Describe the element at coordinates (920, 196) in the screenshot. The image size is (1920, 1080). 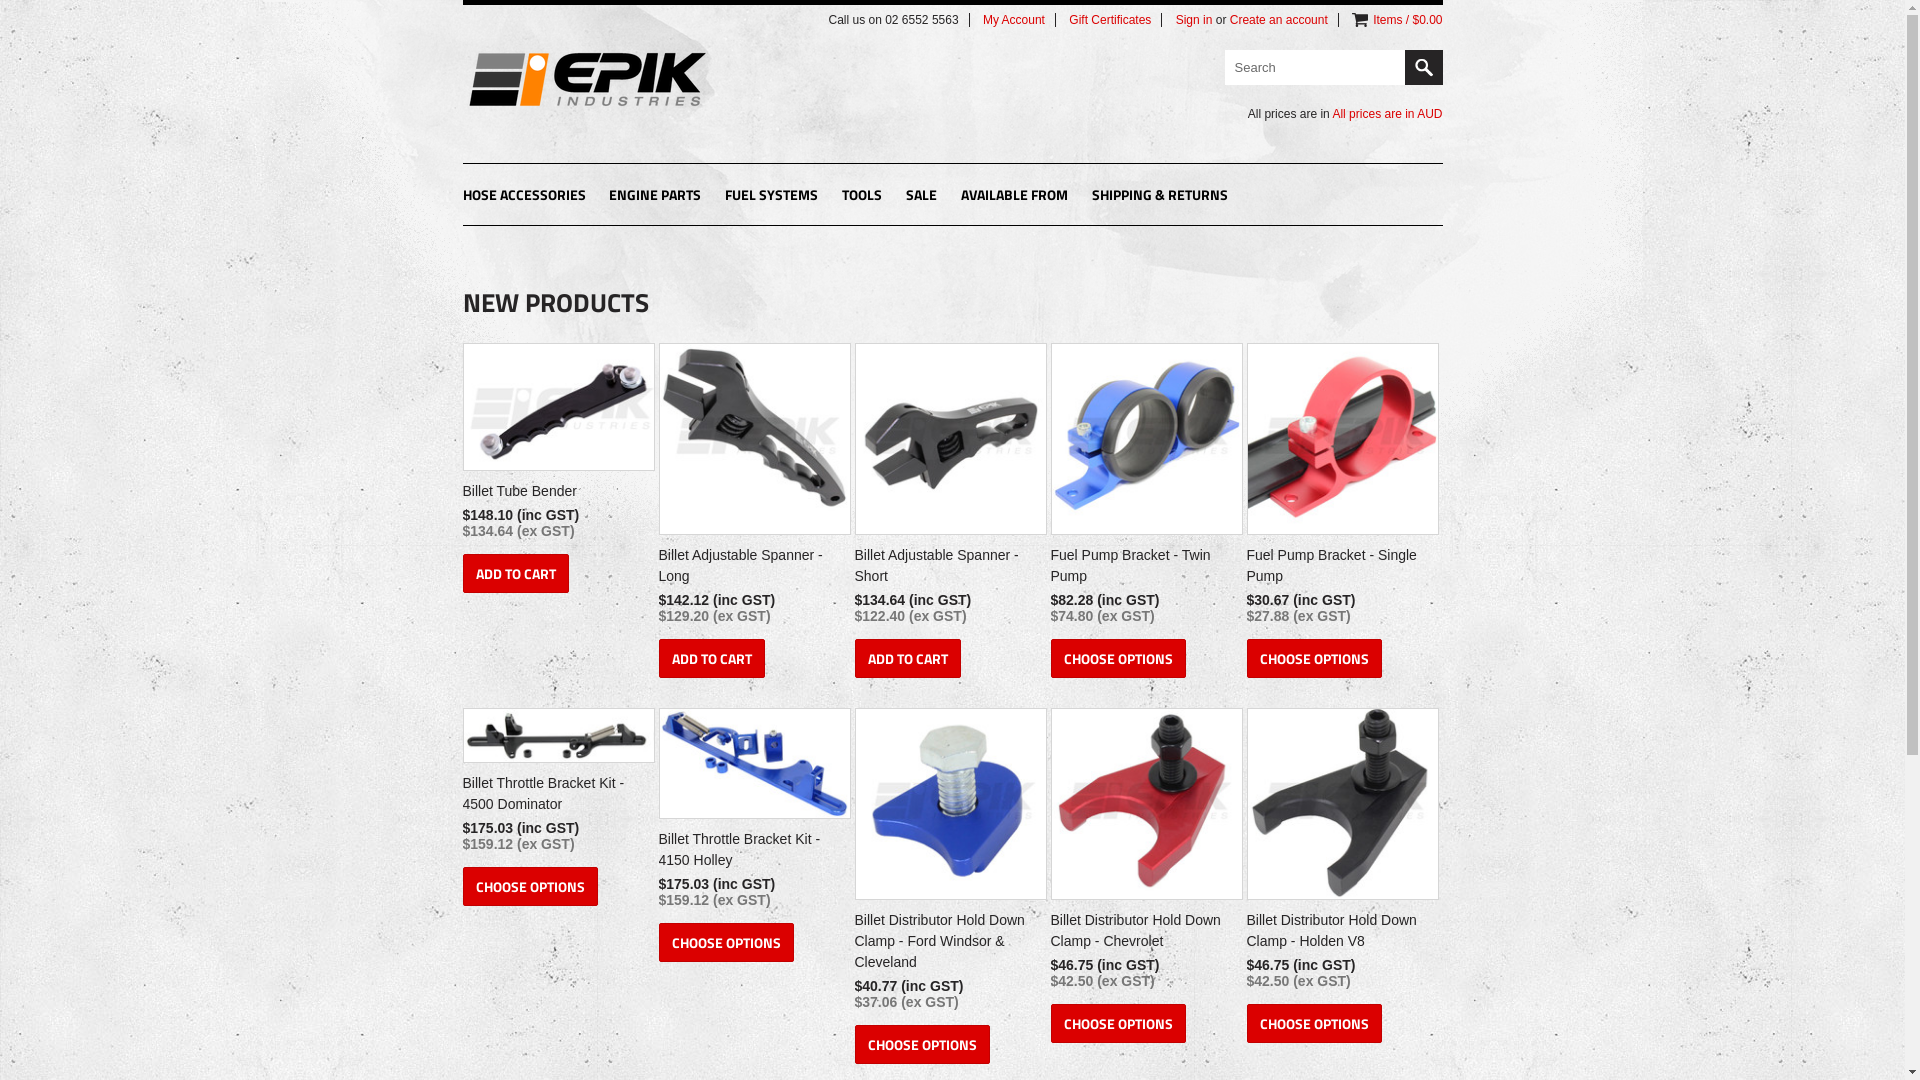
I see `'SALE'` at that location.